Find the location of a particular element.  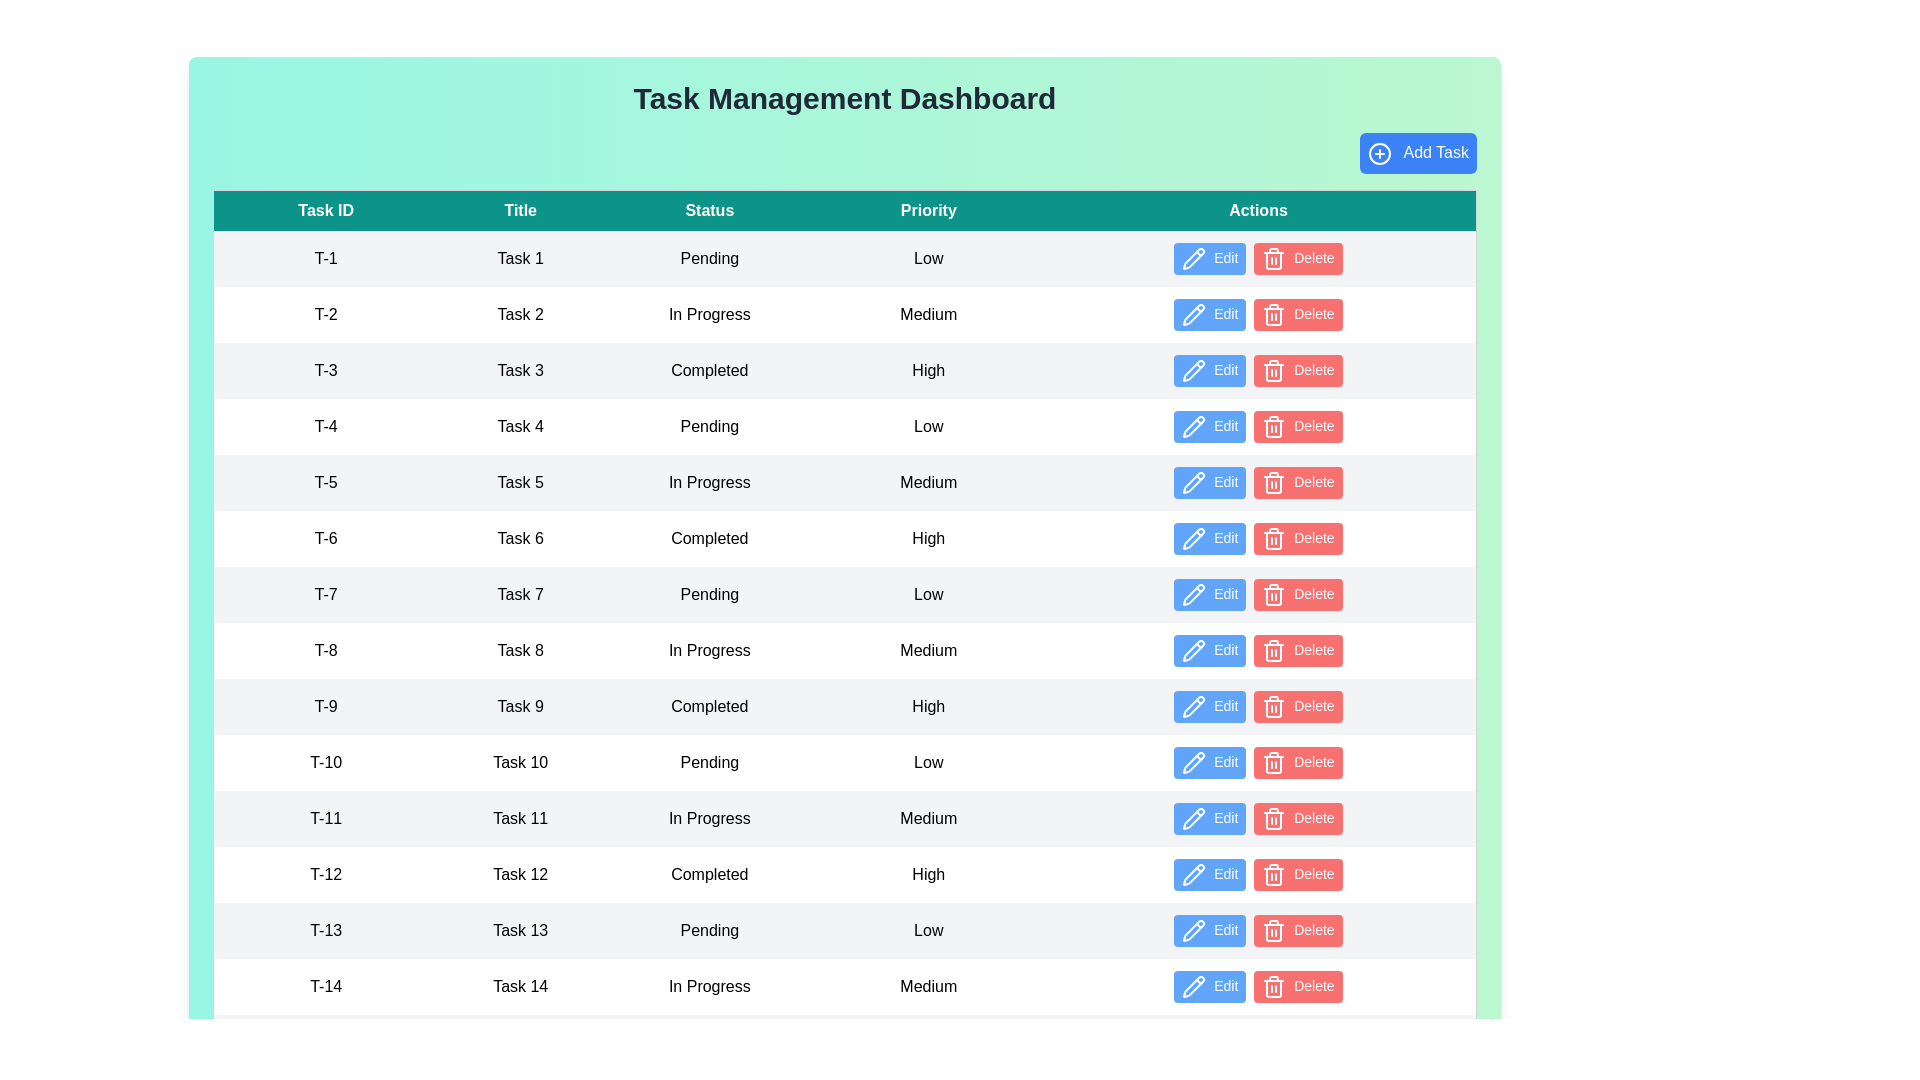

'Delete' button for a specific task in the Actions column is located at coordinates (1297, 257).